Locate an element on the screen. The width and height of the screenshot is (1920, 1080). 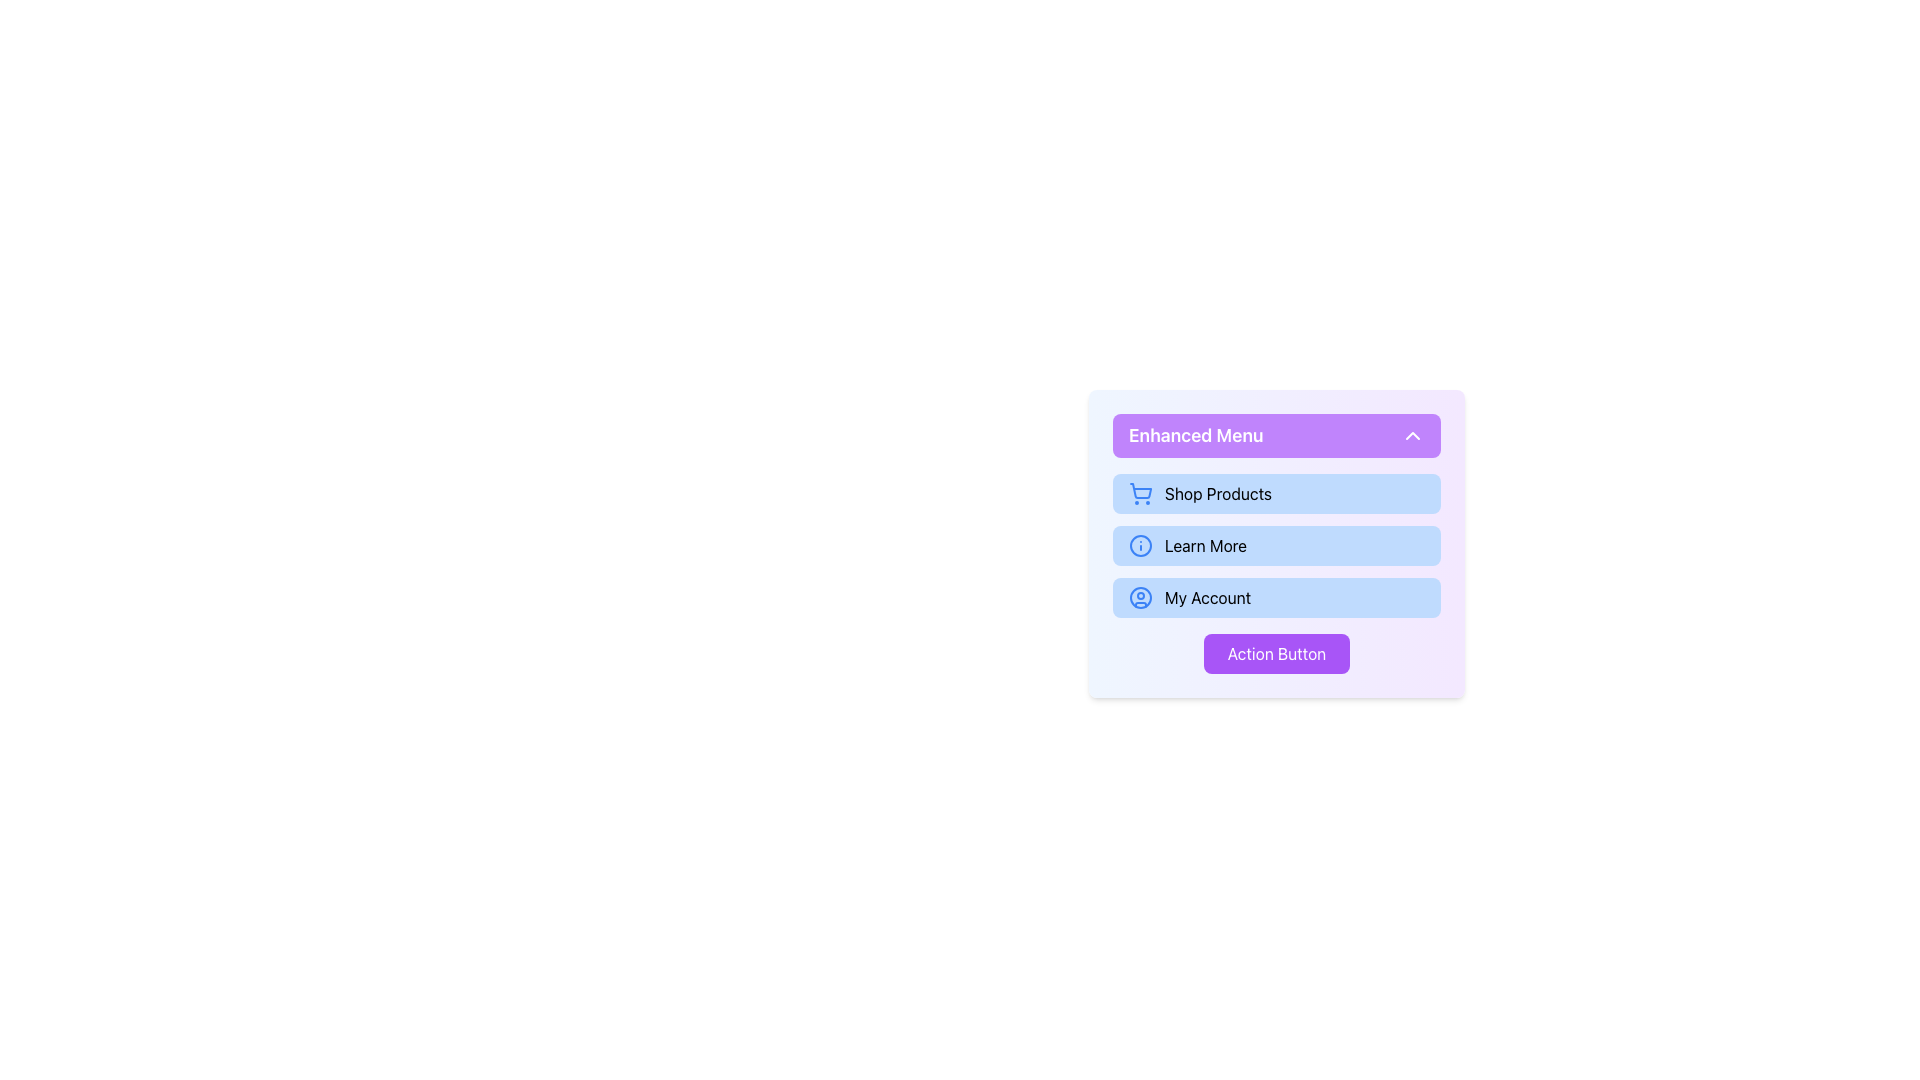
the information icon, which is a circular icon with a blue outline featuring a vertical line and a dot inside, located to the left of the 'Learn More' text in the second row under the 'Enhanced Menu' heading is located at coordinates (1141, 546).